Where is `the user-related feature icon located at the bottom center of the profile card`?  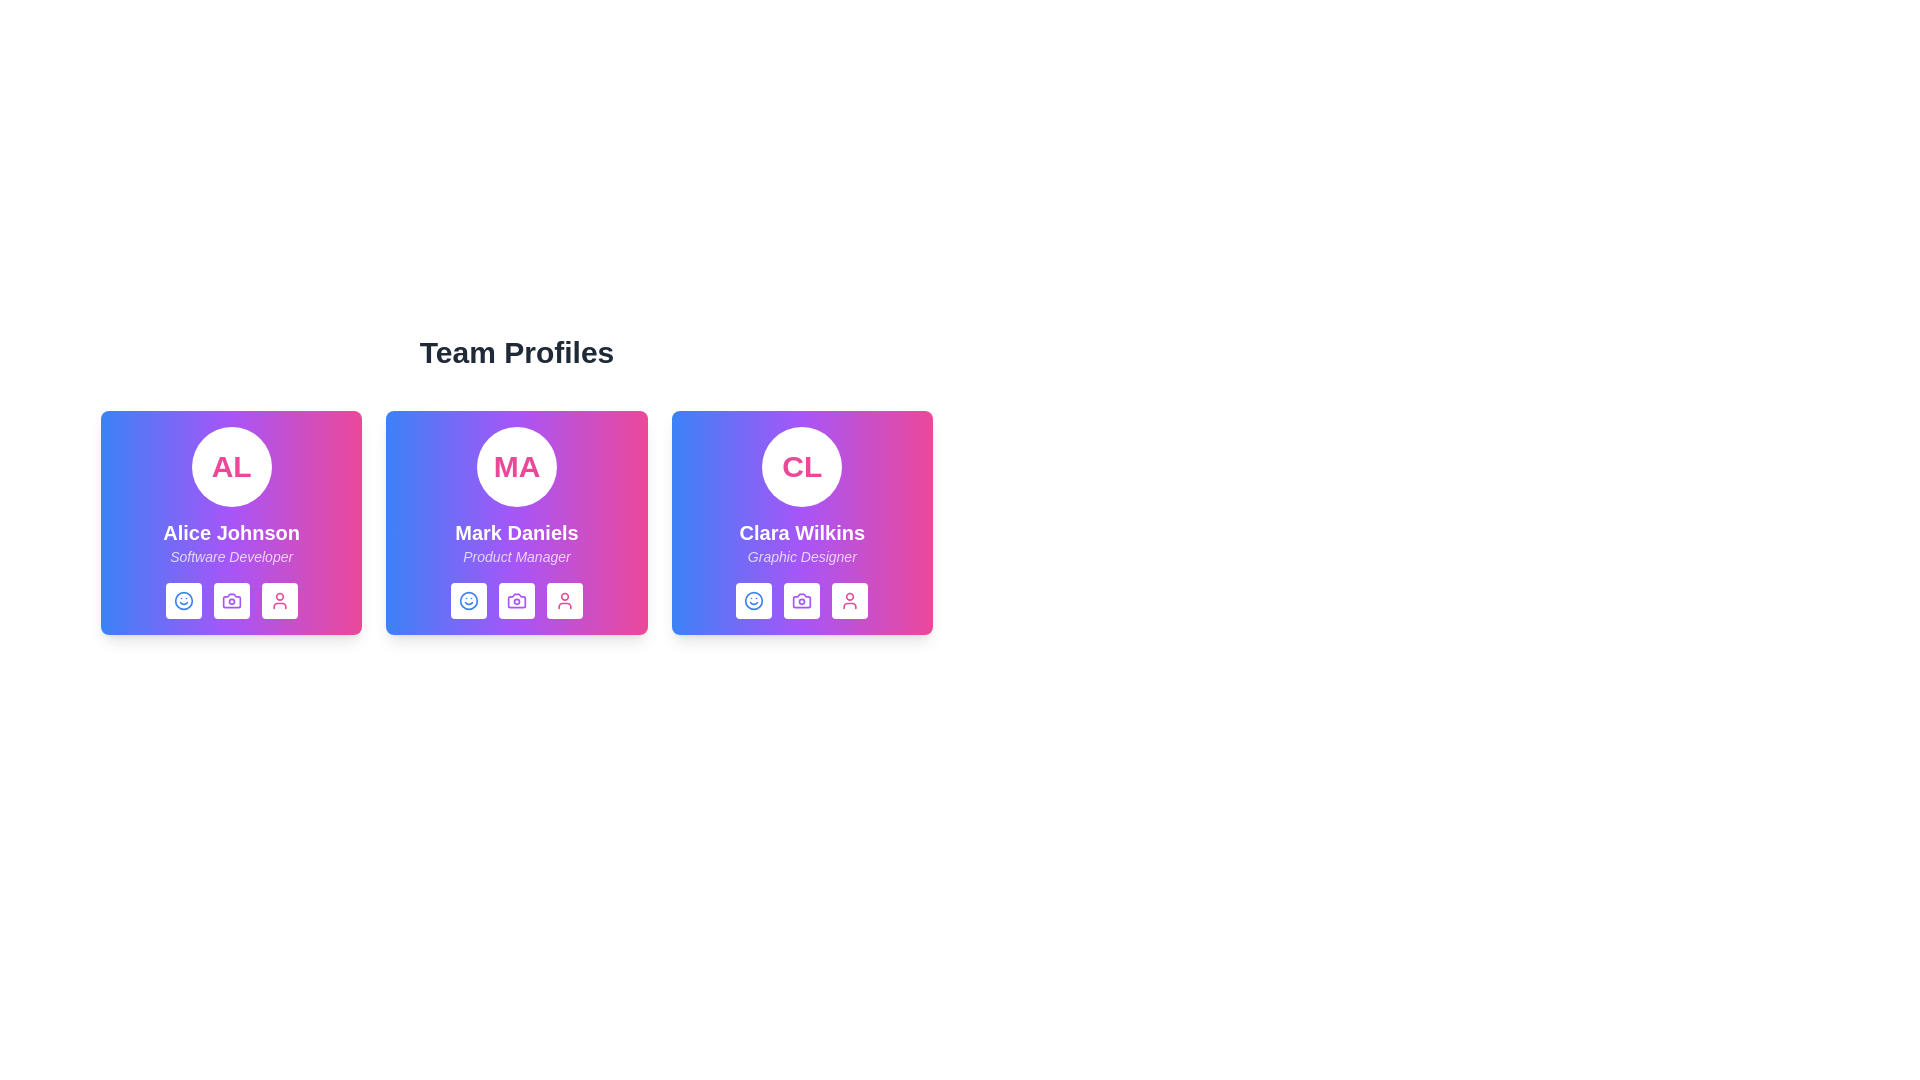
the user-related feature icon located at the bottom center of the profile card is located at coordinates (278, 600).